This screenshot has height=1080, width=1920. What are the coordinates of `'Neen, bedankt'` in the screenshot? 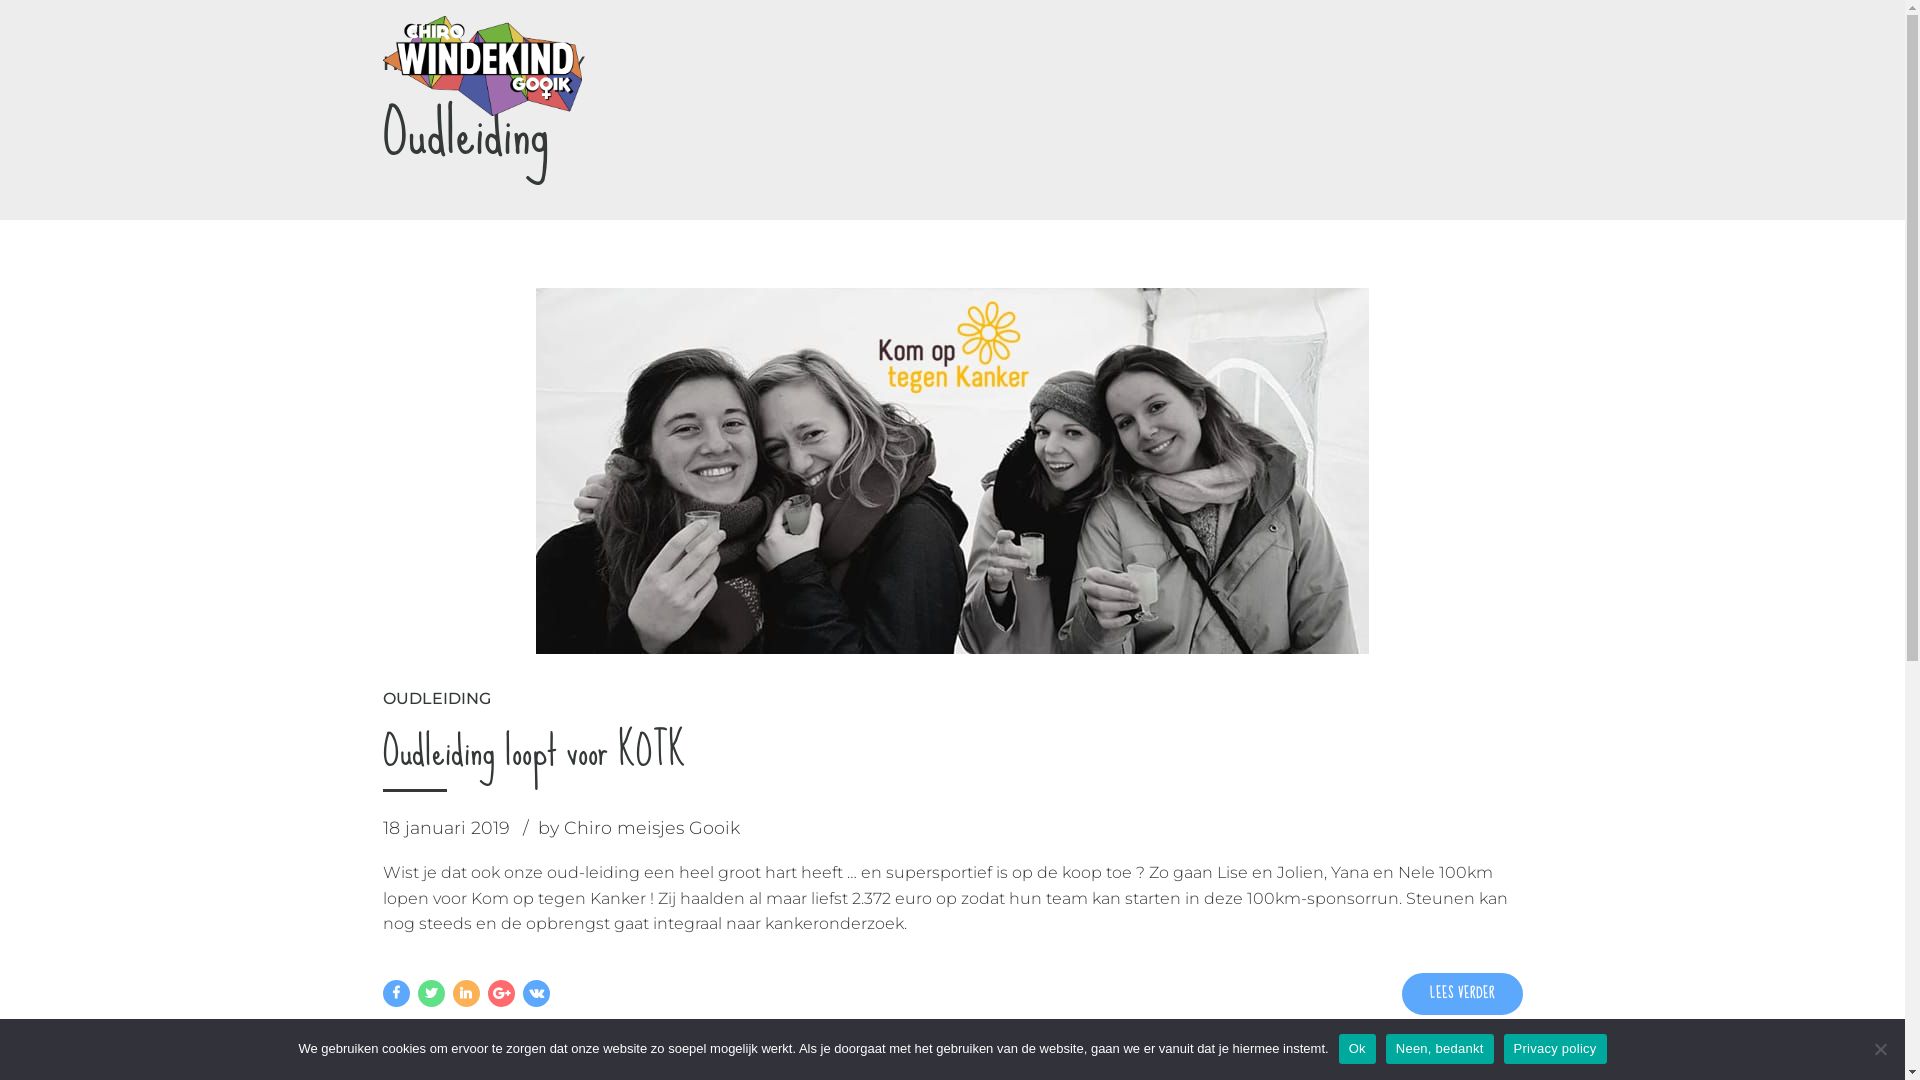 It's located at (1879, 1048).